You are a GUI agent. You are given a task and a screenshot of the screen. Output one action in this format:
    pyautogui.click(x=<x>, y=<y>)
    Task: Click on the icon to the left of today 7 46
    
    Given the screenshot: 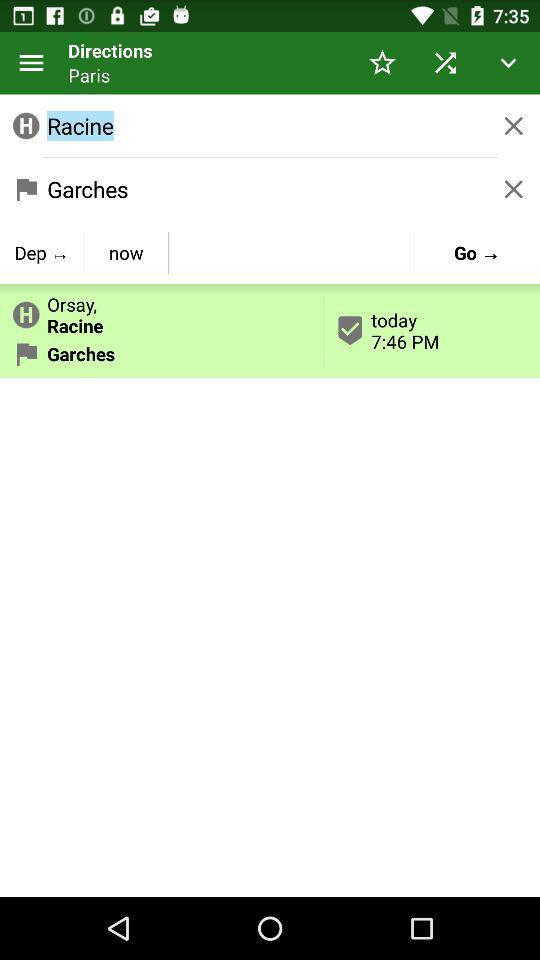 What is the action you would take?
    pyautogui.click(x=160, y=311)
    